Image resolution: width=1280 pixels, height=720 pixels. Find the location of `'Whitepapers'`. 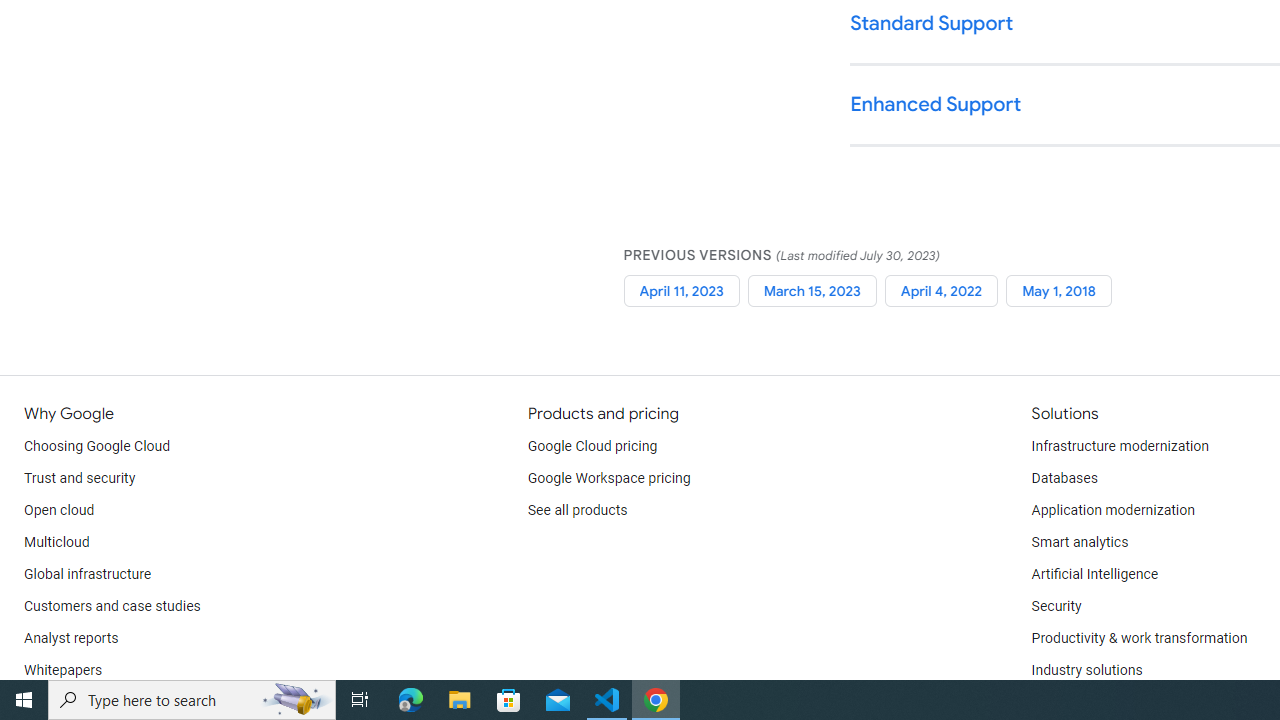

'Whitepapers' is located at coordinates (63, 671).